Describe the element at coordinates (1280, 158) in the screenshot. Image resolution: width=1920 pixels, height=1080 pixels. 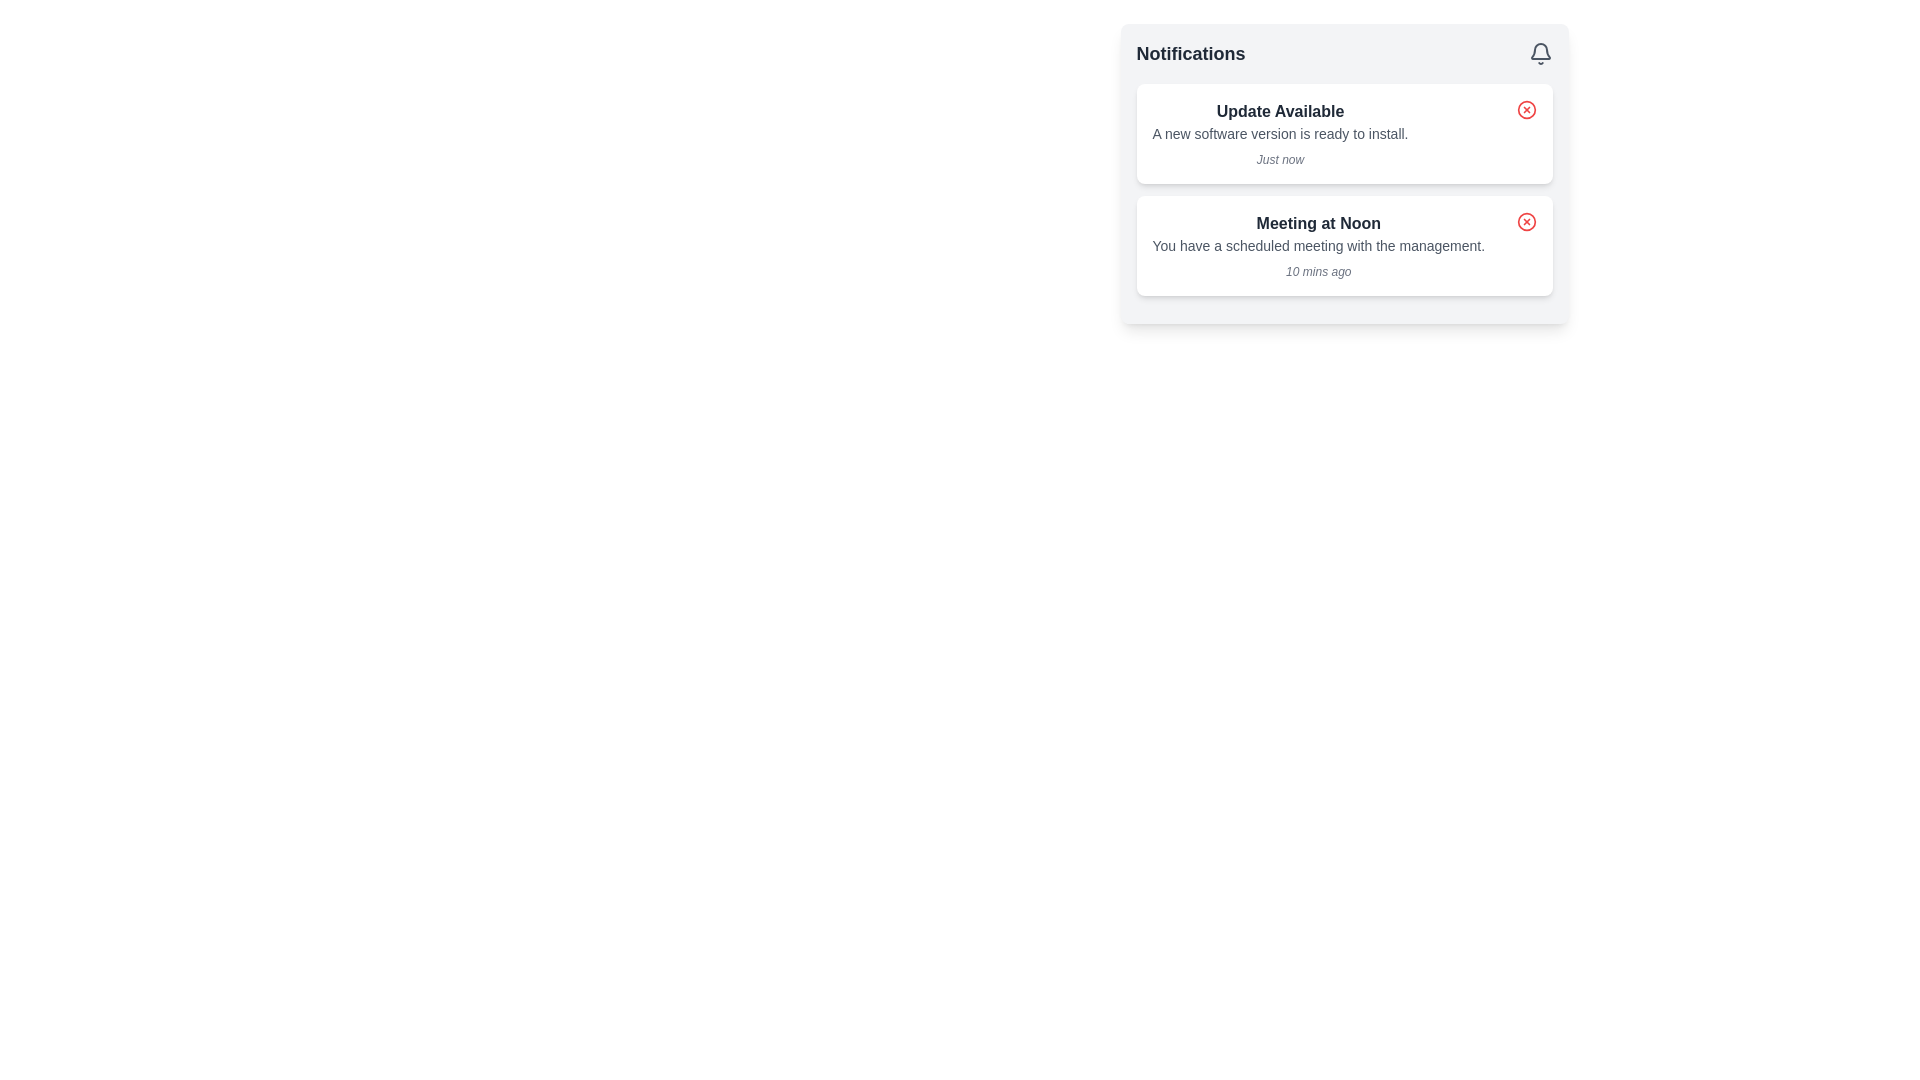
I see `the static text label reading 'Just now', which is styled in italic and light gray color, located under the notification message within the 'Update Available' card` at that location.